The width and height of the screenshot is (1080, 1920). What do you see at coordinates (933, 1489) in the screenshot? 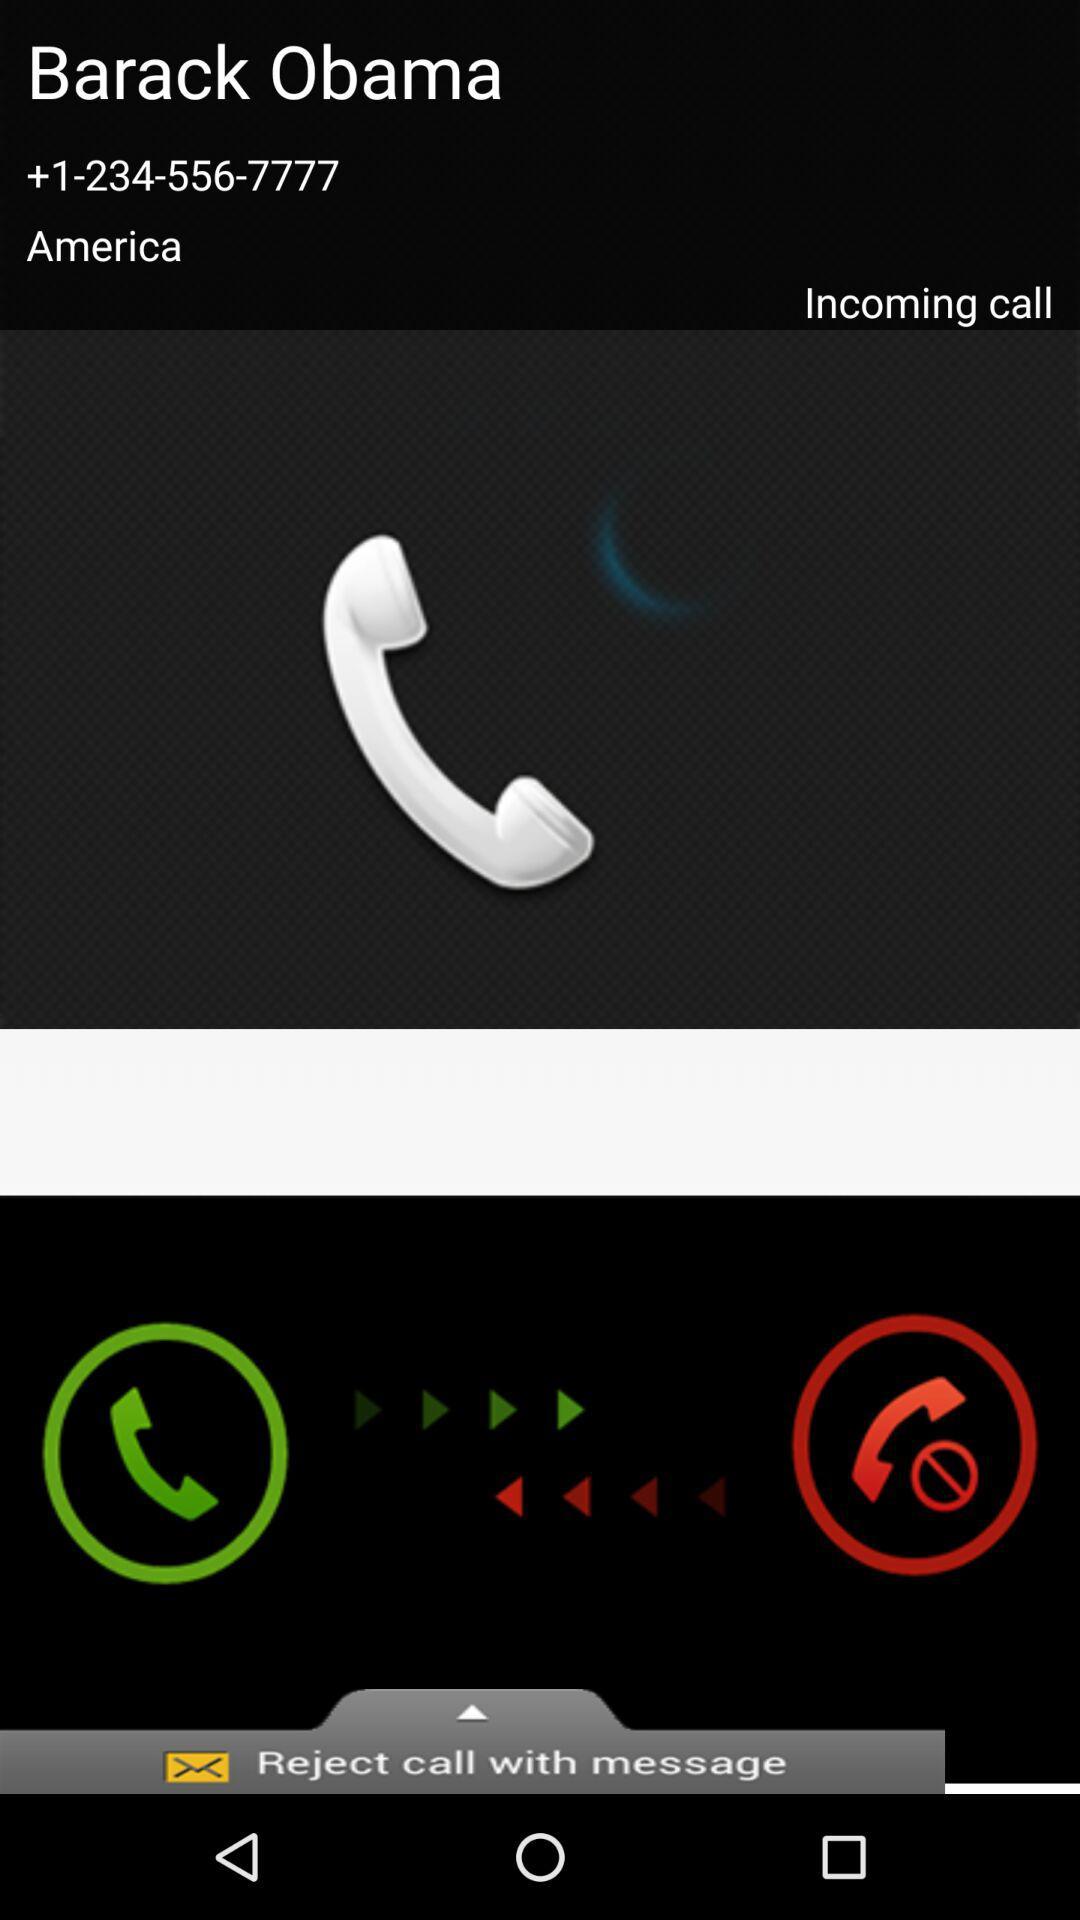
I see `end call` at bounding box center [933, 1489].